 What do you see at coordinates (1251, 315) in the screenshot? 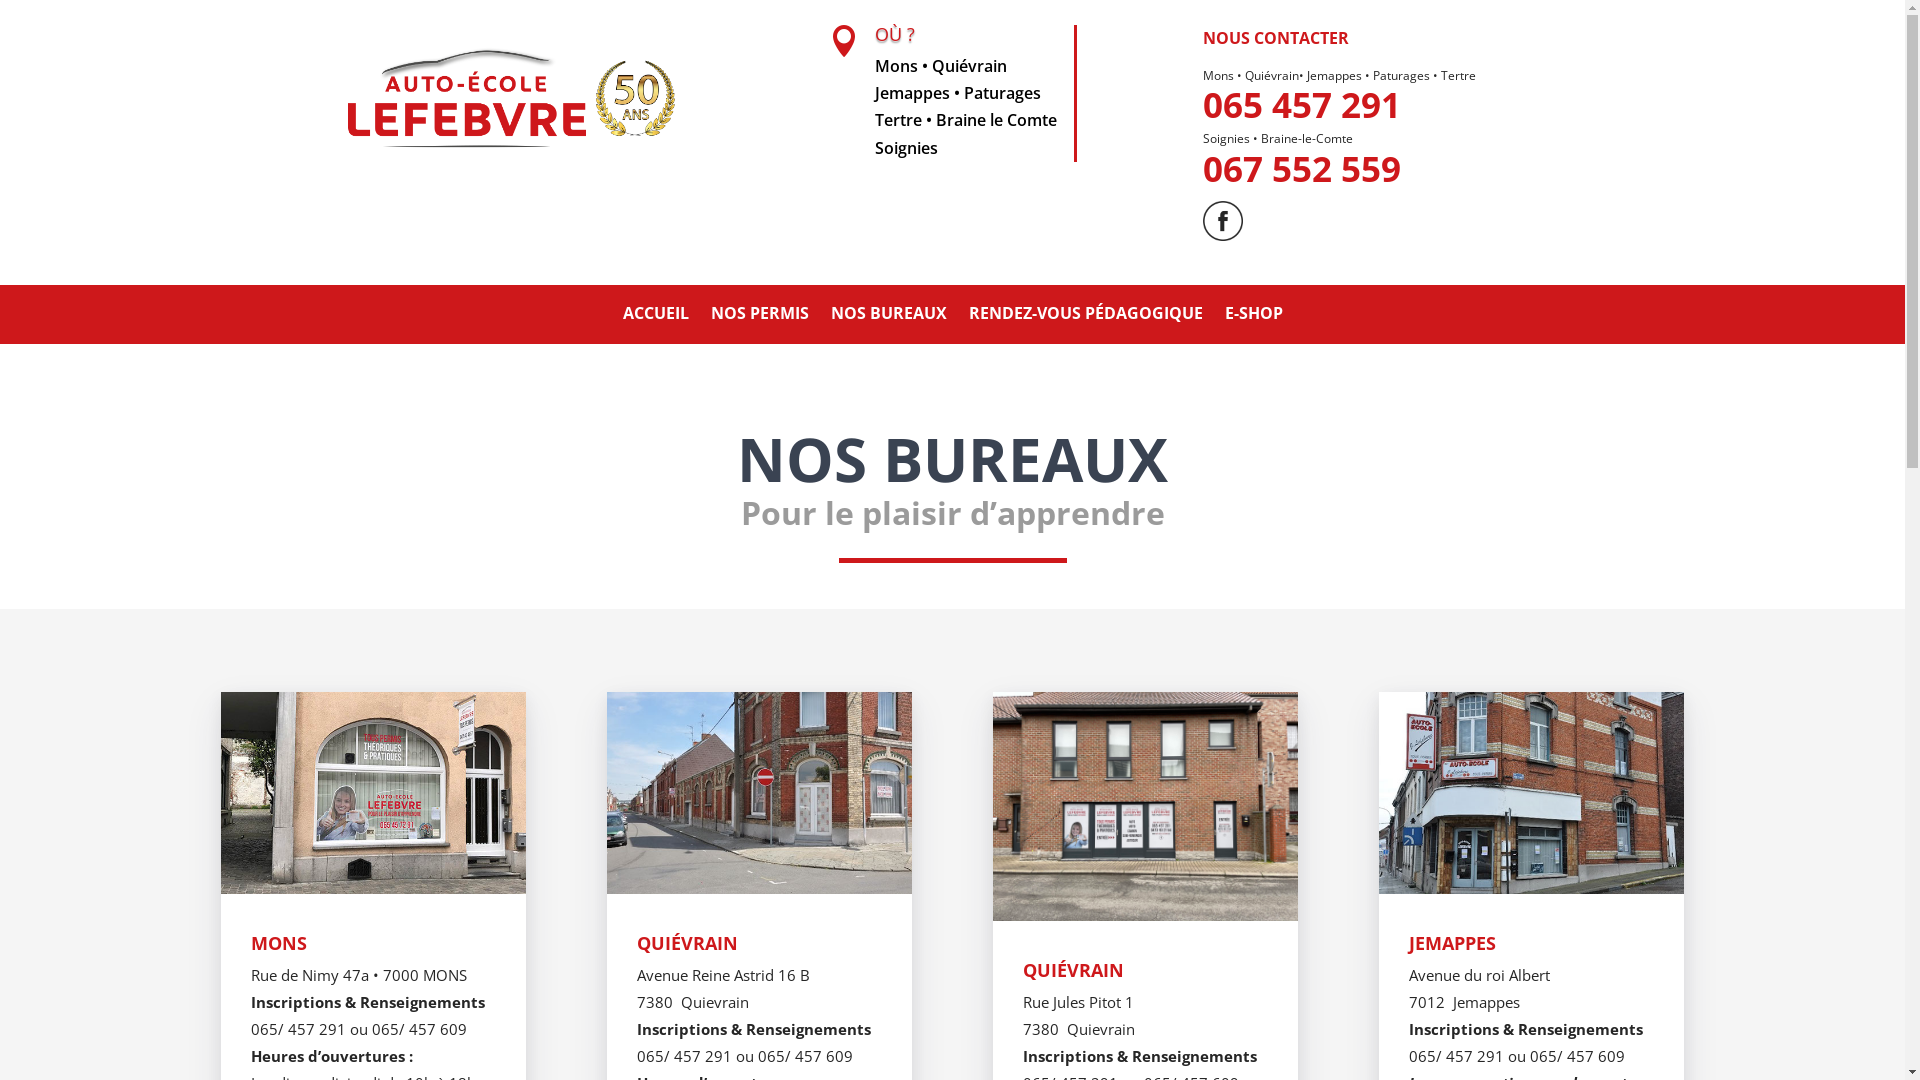
I see `'E-SHOP'` at bounding box center [1251, 315].